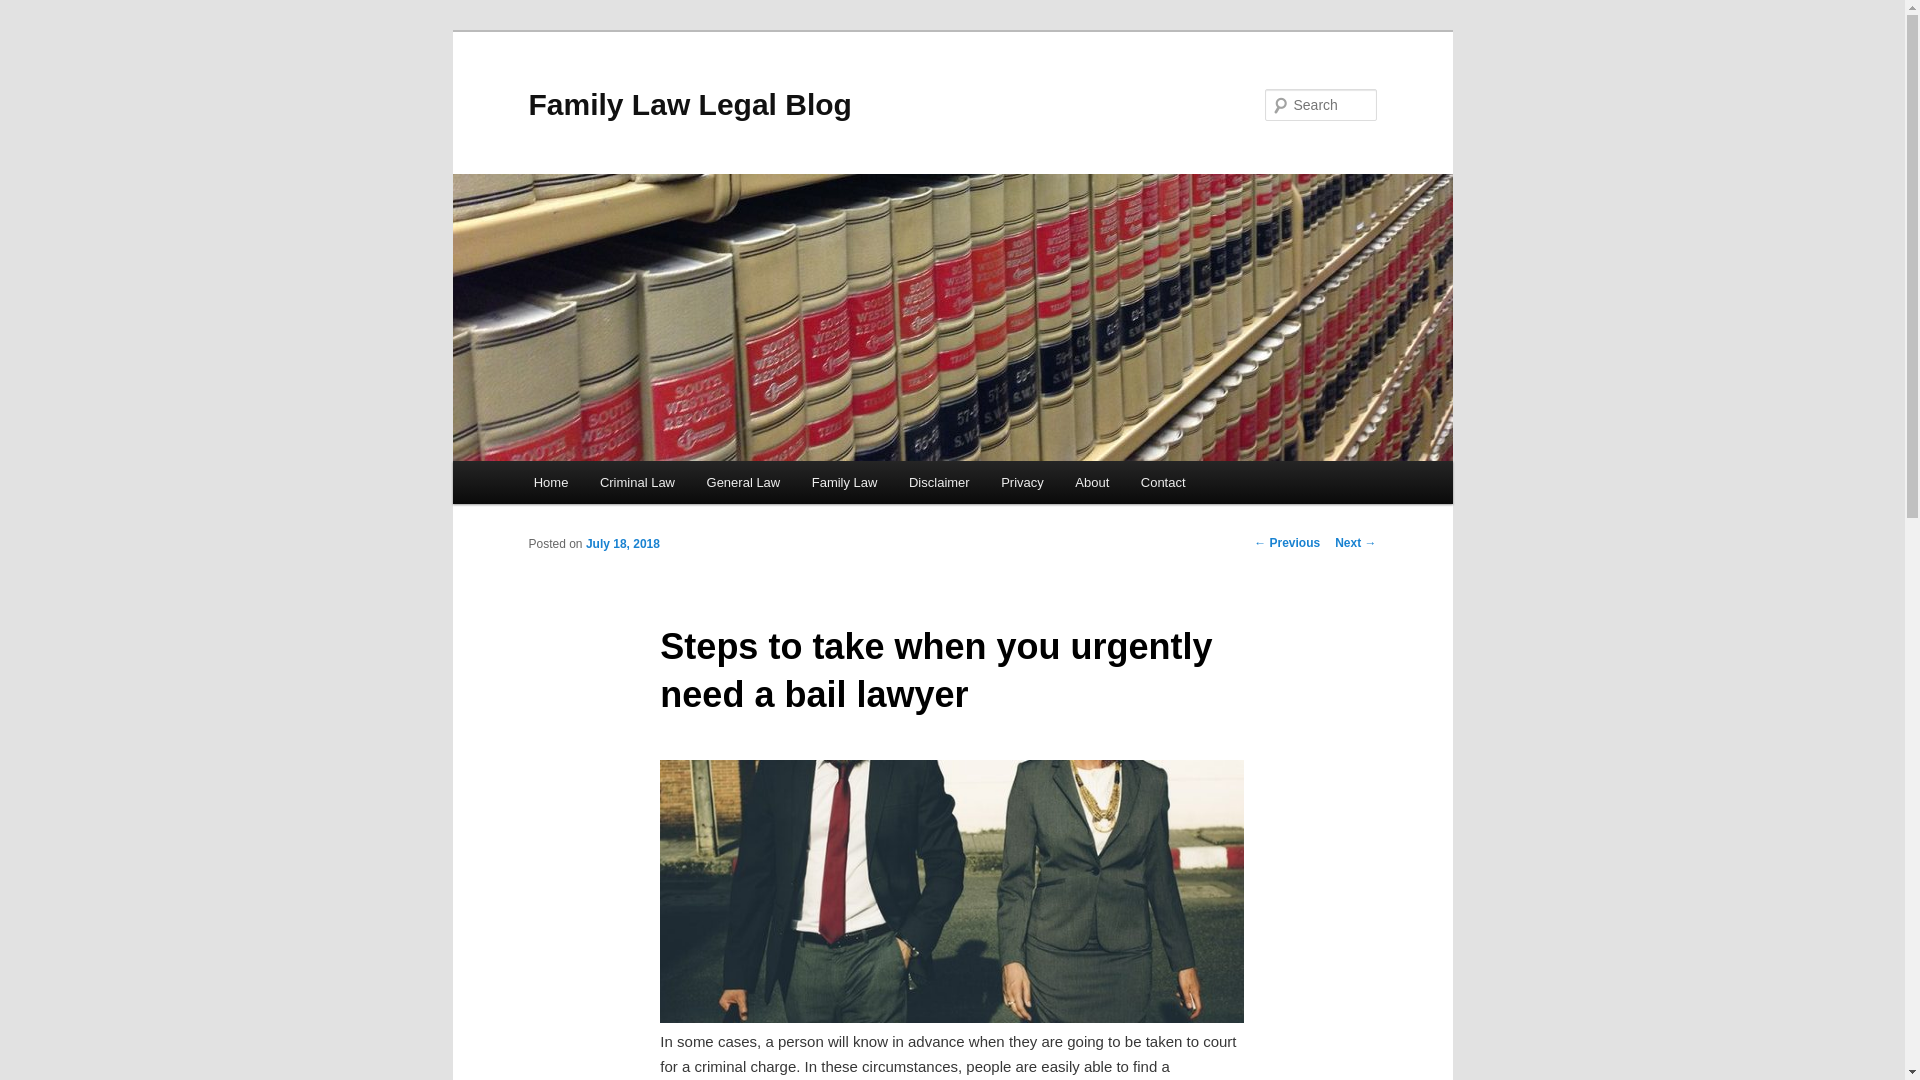 The width and height of the screenshot is (1920, 1080). Describe the element at coordinates (1124, 482) in the screenshot. I see `'Contact'` at that location.